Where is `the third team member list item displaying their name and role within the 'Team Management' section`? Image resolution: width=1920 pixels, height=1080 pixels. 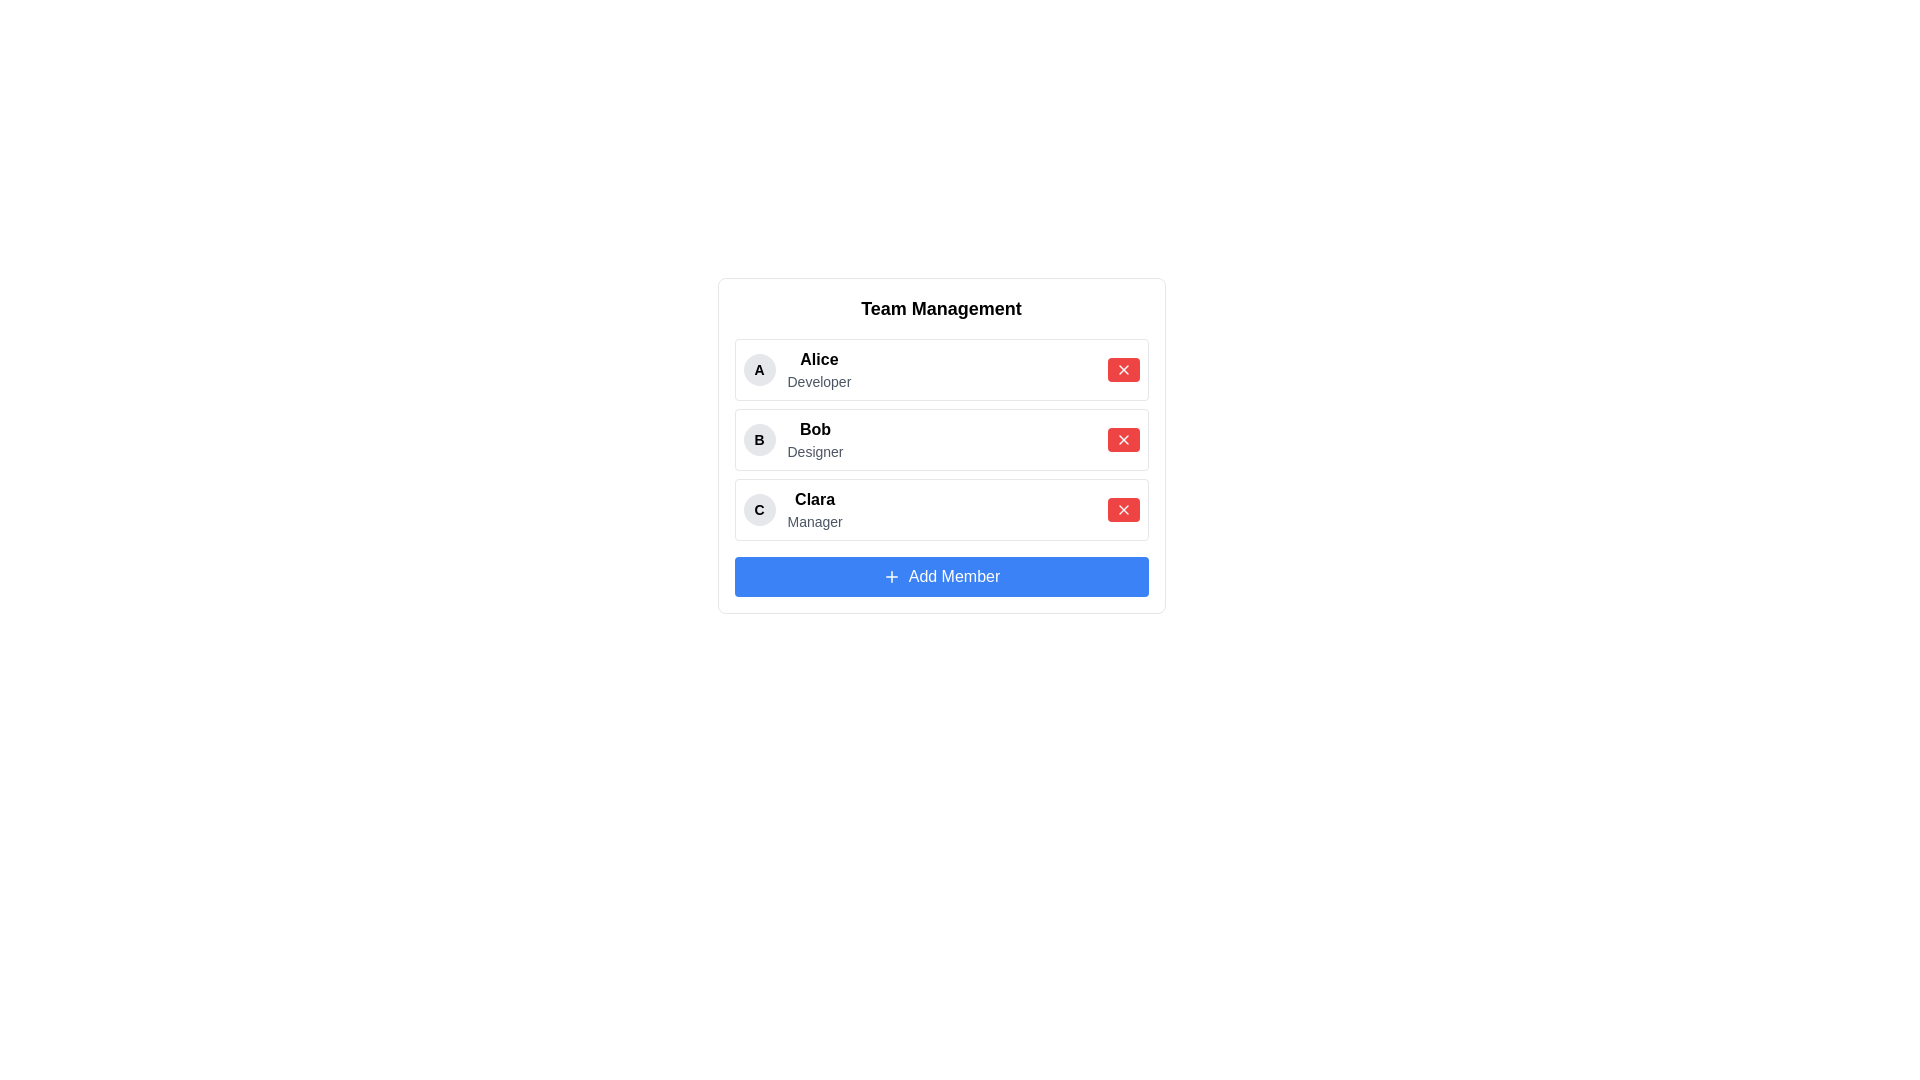 the third team member list item displaying their name and role within the 'Team Management' section is located at coordinates (792, 508).